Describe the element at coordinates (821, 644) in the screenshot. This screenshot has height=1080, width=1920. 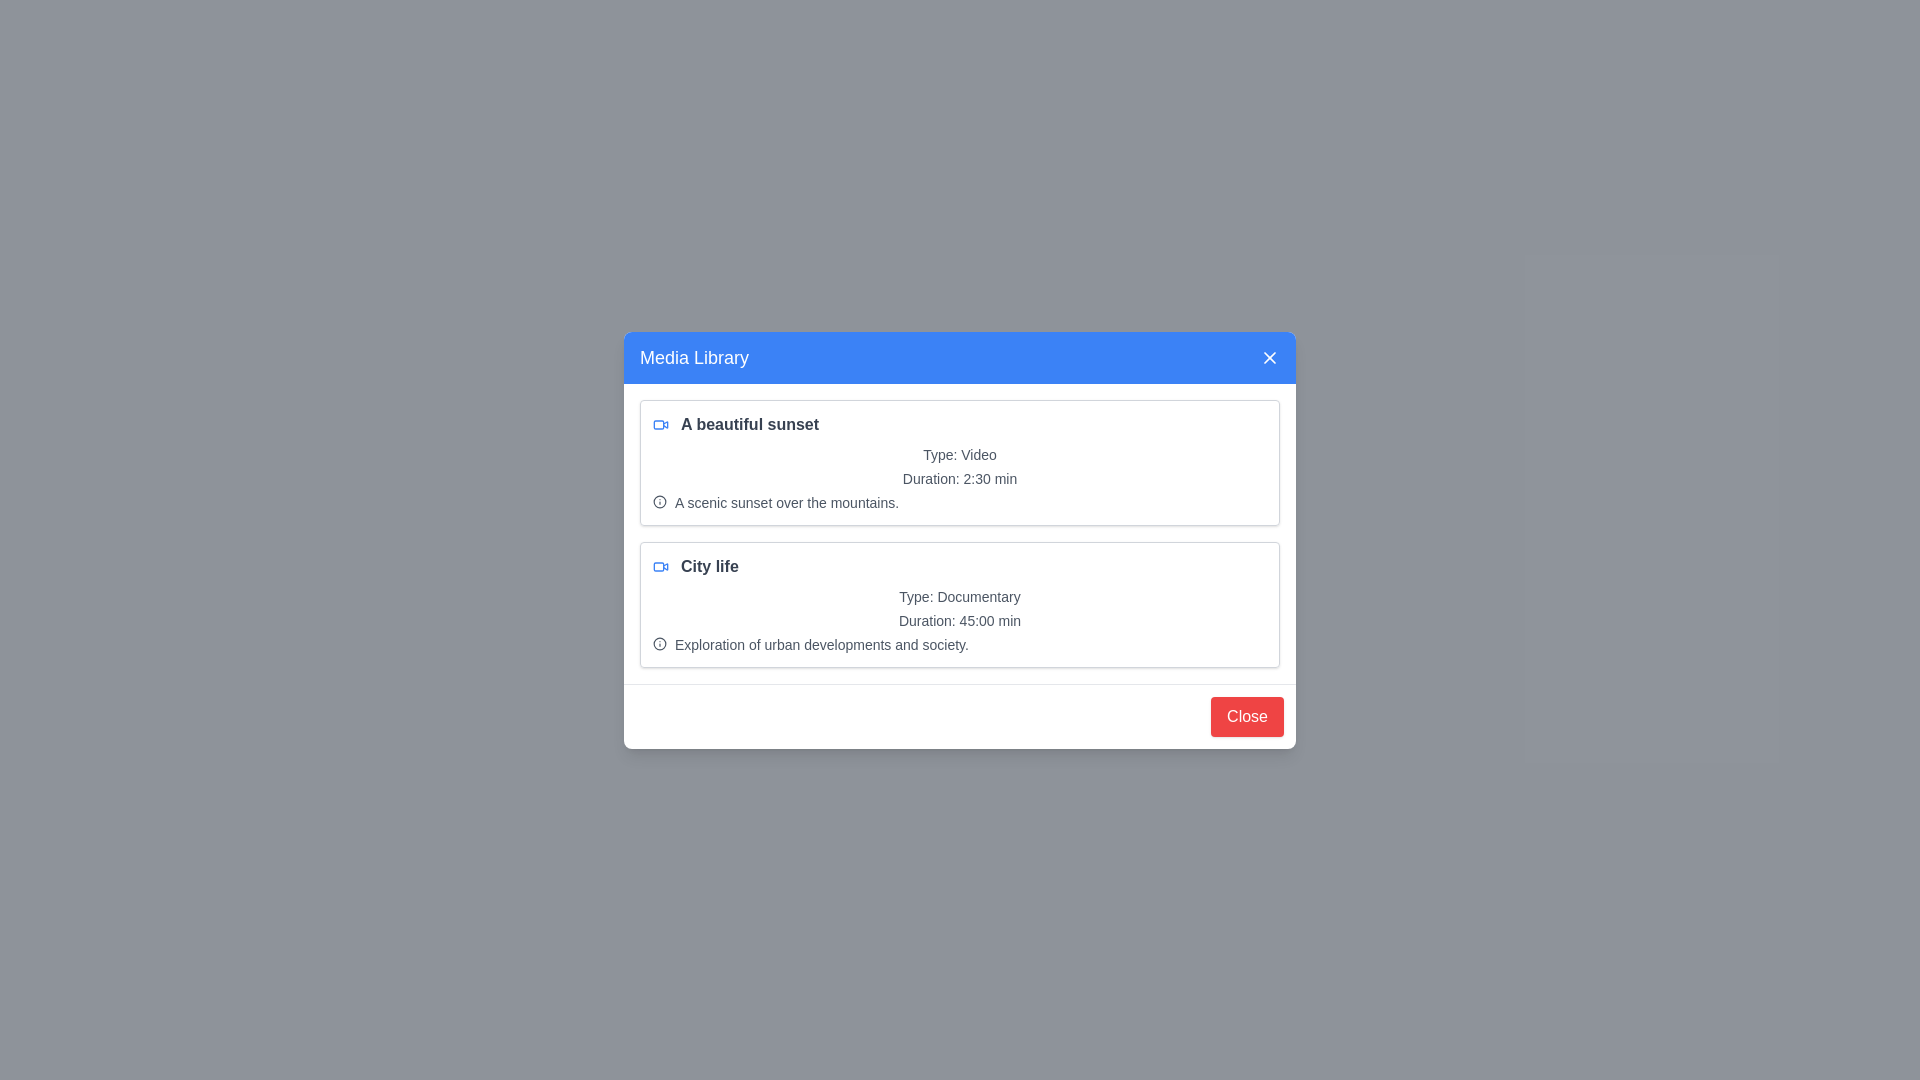
I see `the informational text located below the title and subtitle within the 'City life' content card, which provides additional descriptive information about the media presented` at that location.